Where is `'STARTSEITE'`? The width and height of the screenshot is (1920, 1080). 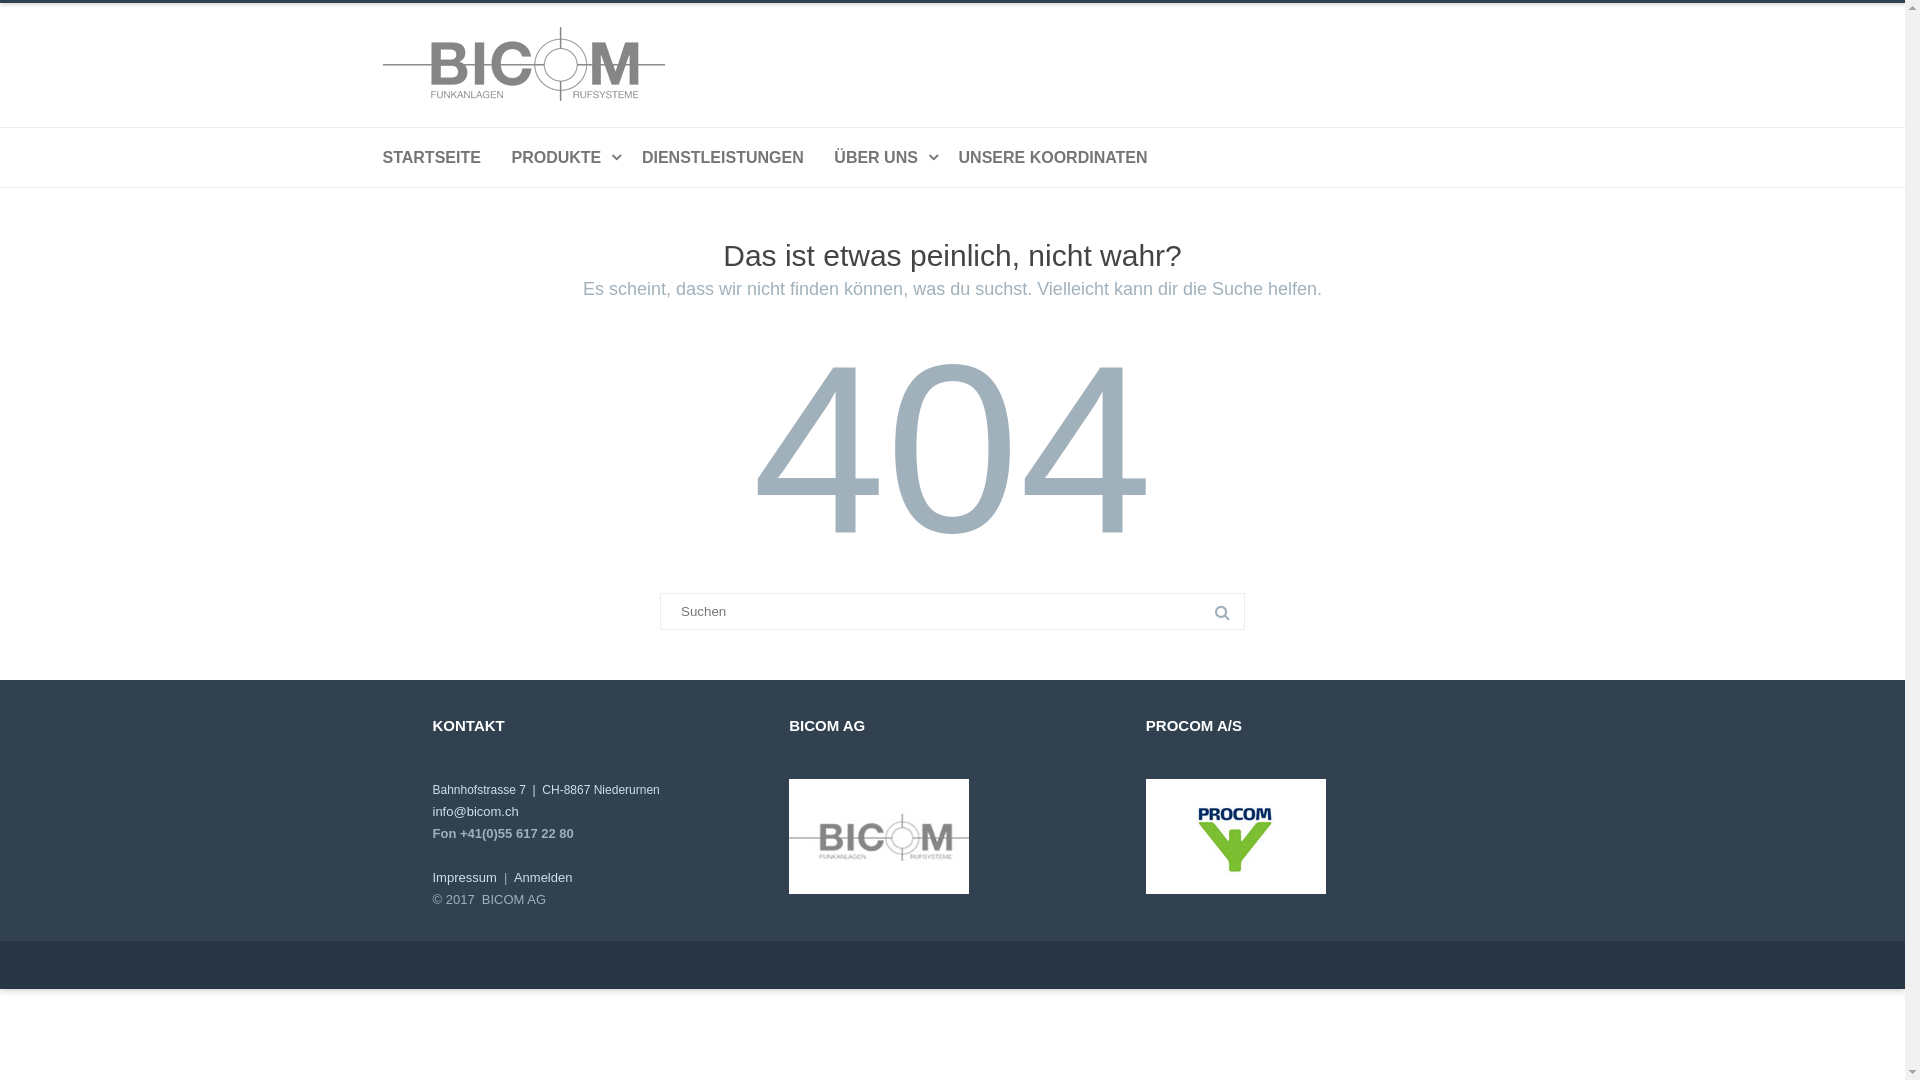
'STARTSEITE' is located at coordinates (430, 156).